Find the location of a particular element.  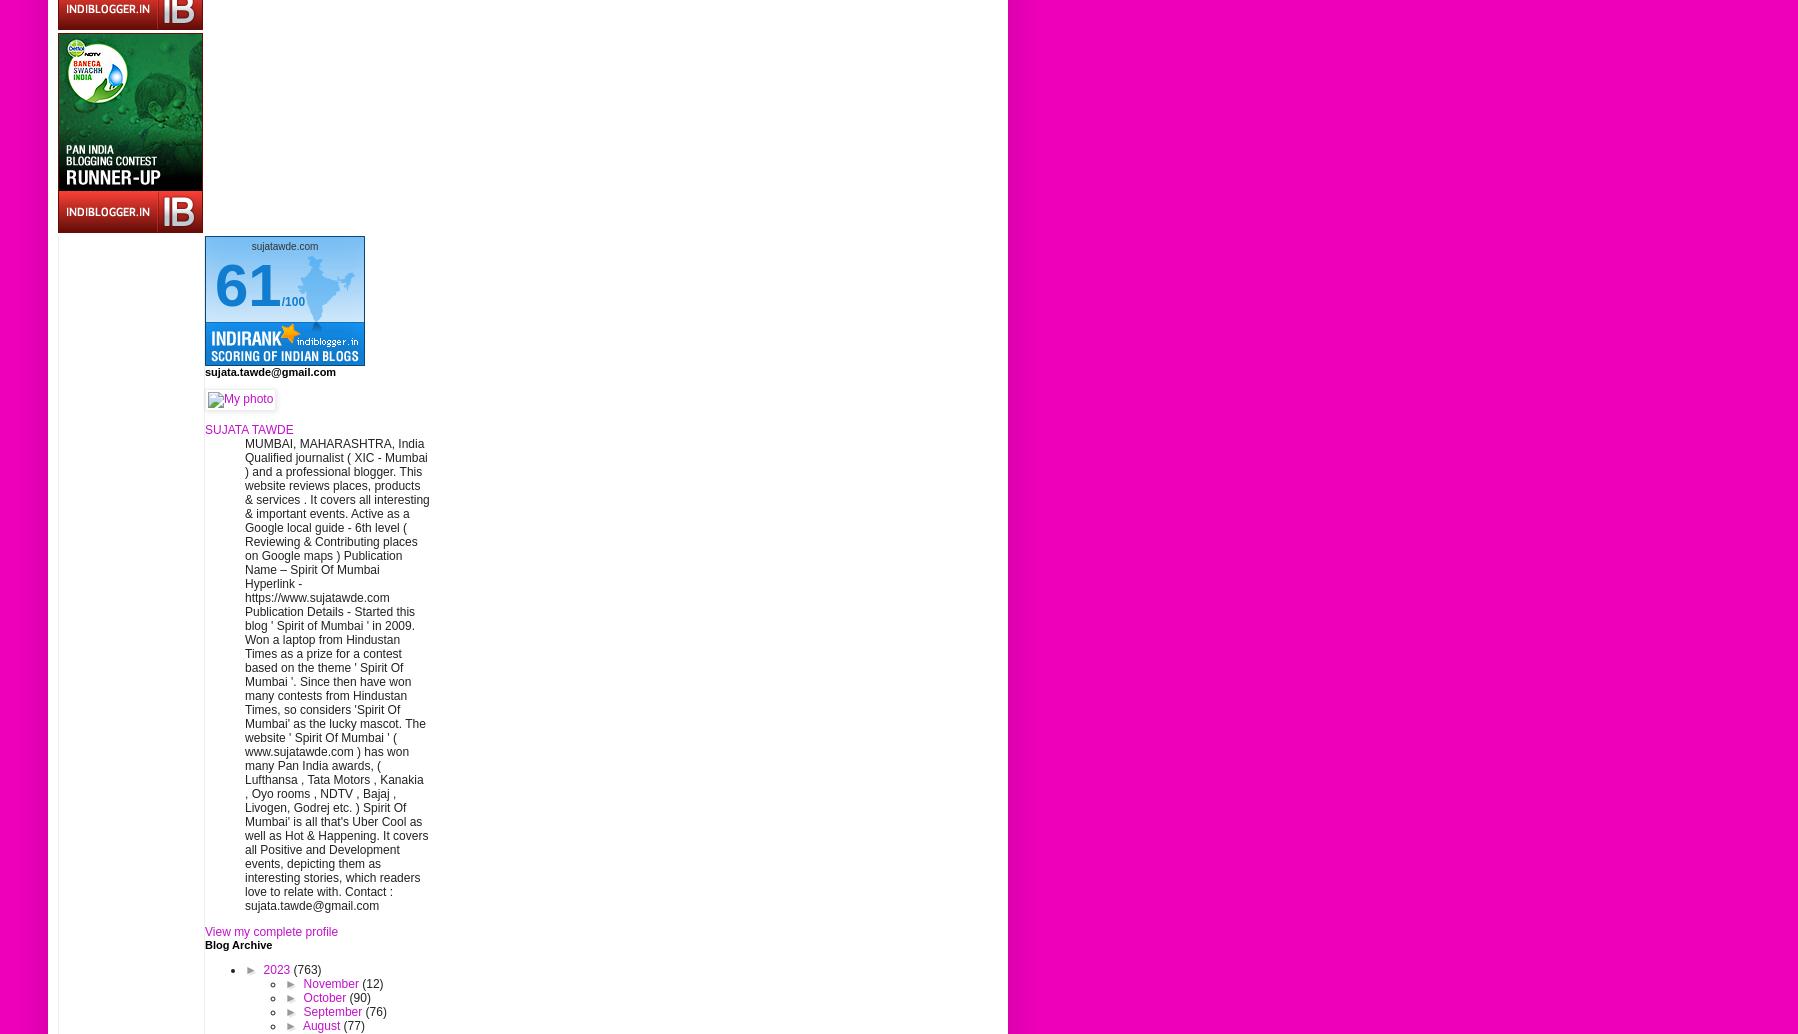

'(763)' is located at coordinates (305, 968).